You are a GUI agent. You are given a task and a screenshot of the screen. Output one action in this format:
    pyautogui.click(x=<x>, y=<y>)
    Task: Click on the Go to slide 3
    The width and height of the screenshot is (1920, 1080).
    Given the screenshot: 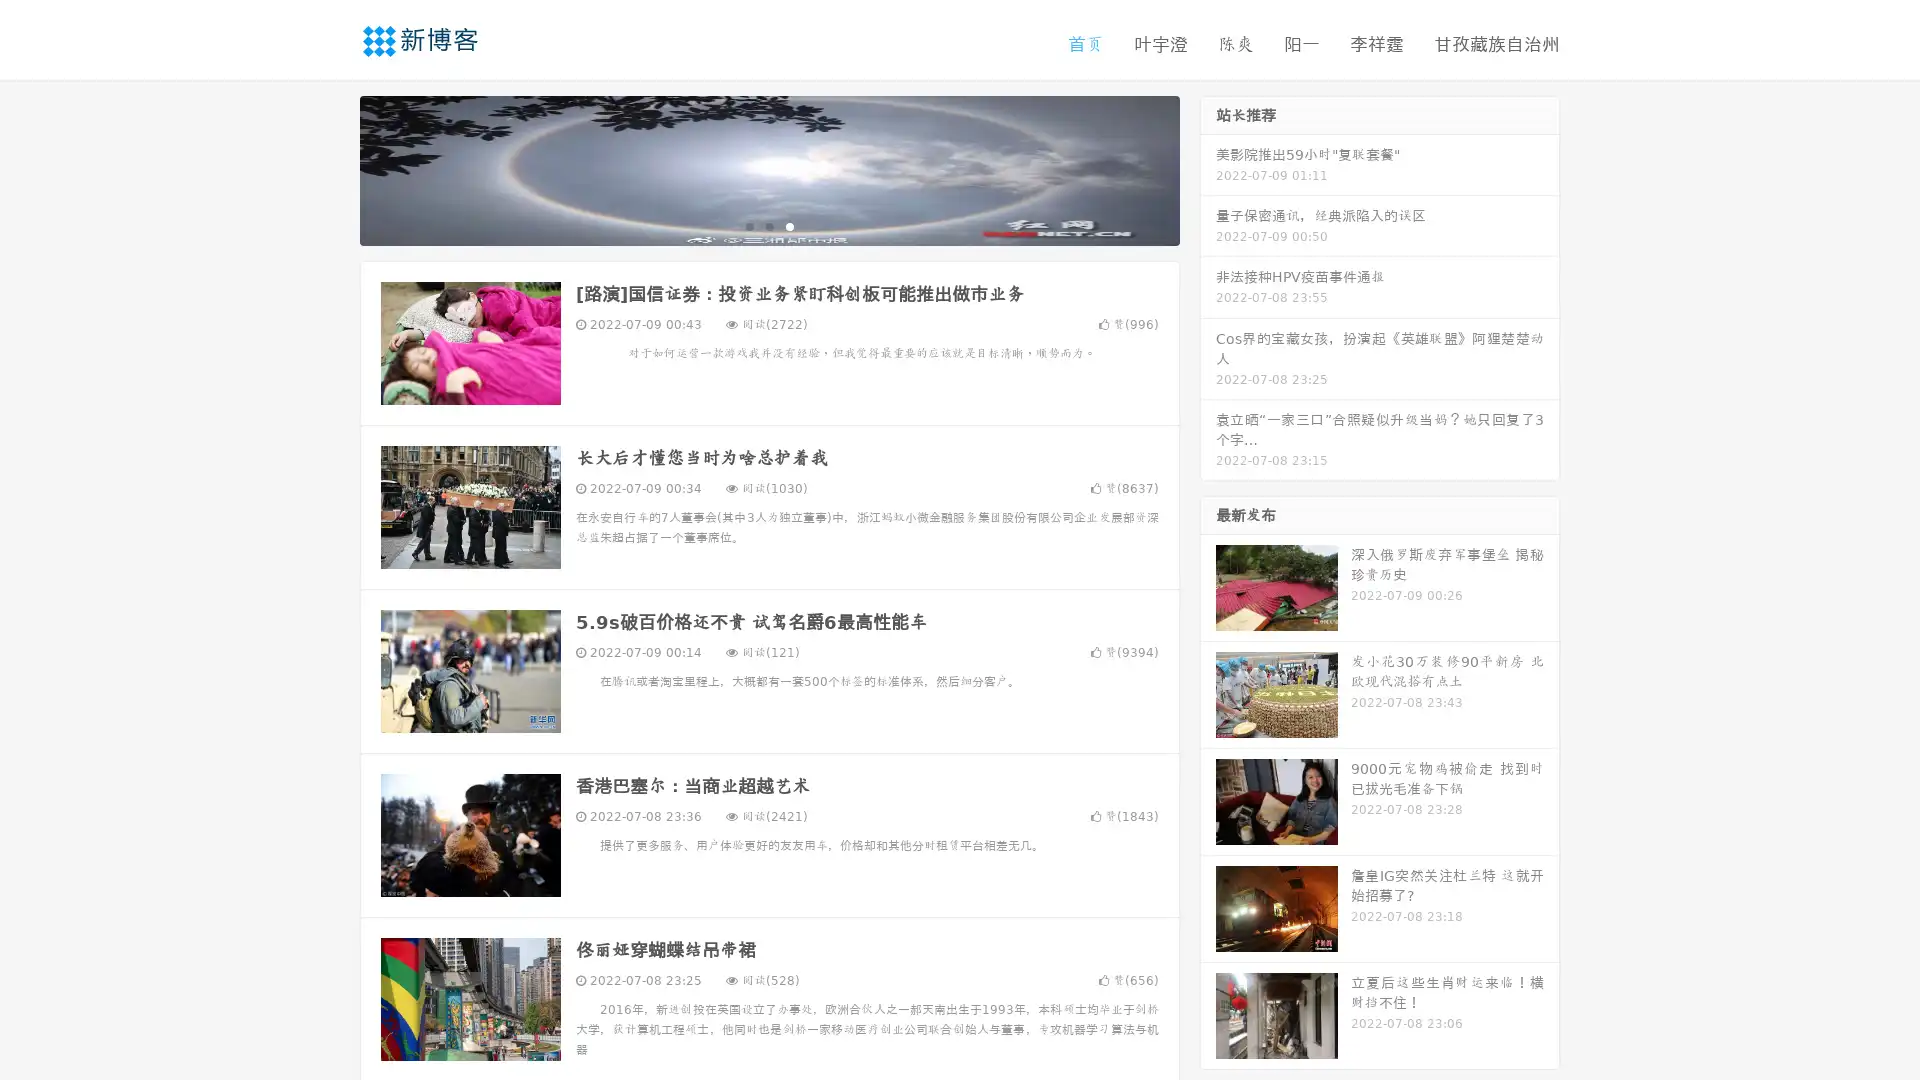 What is the action you would take?
    pyautogui.click(x=789, y=225)
    